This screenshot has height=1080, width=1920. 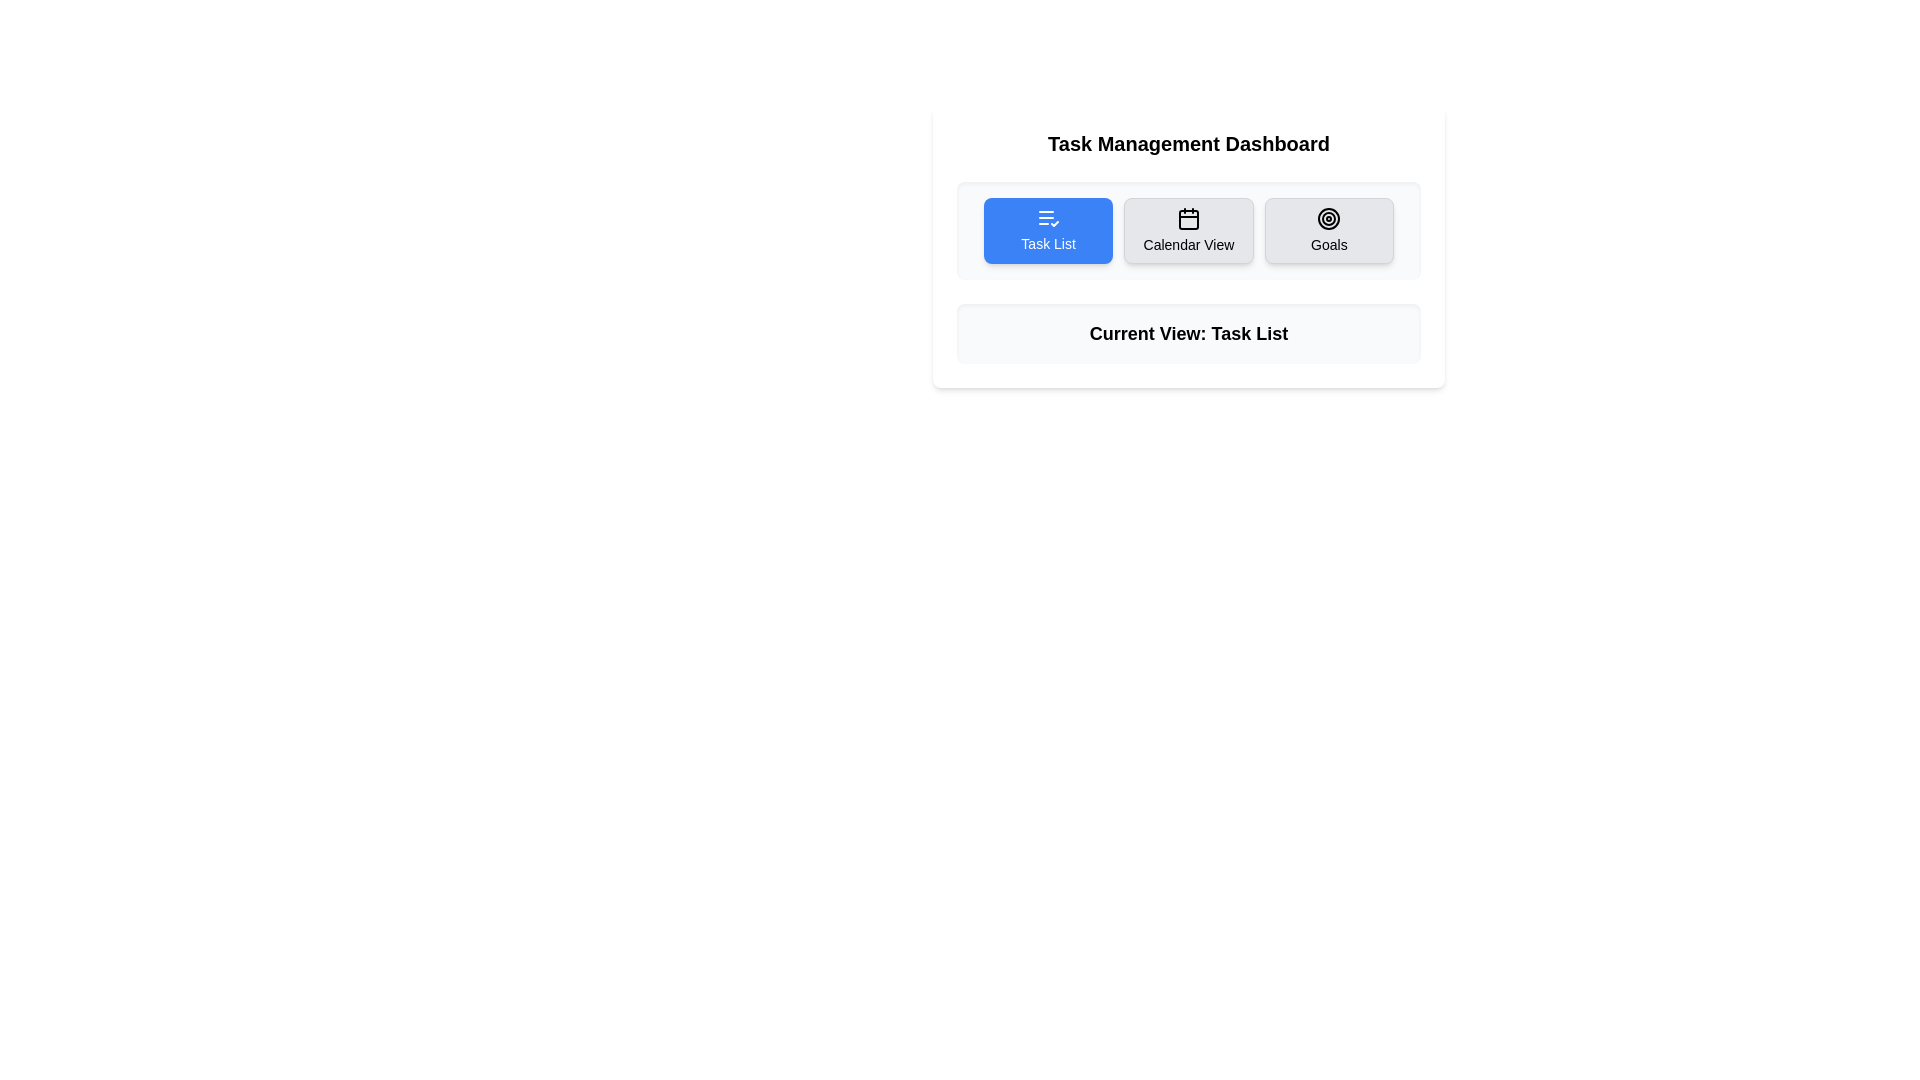 I want to click on the second concentric circle of the bullseye-like decorative graphic element, which is located within the 'Goals' button on the dashboard, so click(x=1329, y=219).